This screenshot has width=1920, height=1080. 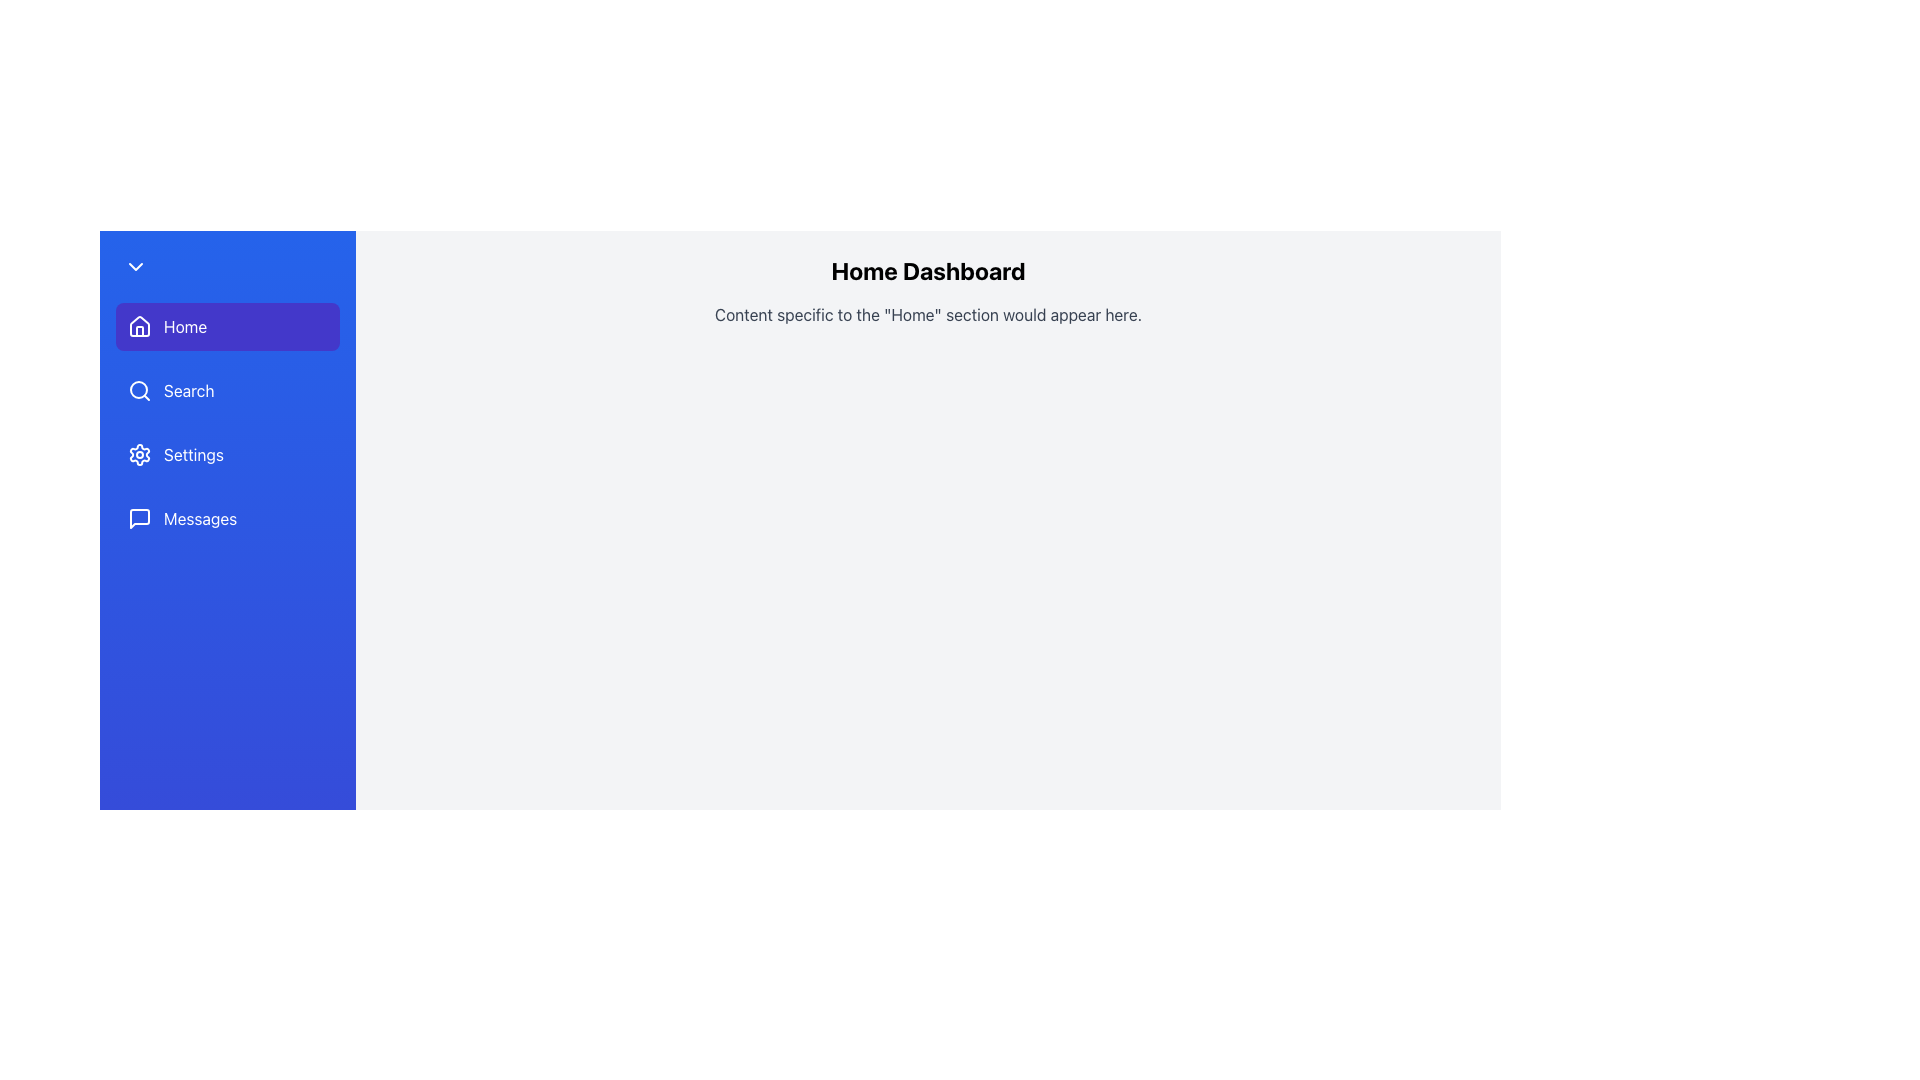 What do you see at coordinates (138, 518) in the screenshot?
I see `the small speech bubble icon located on the navigational sidebar within the 'Messages' menu, positioned to the left of the text label 'Messages.'` at bounding box center [138, 518].